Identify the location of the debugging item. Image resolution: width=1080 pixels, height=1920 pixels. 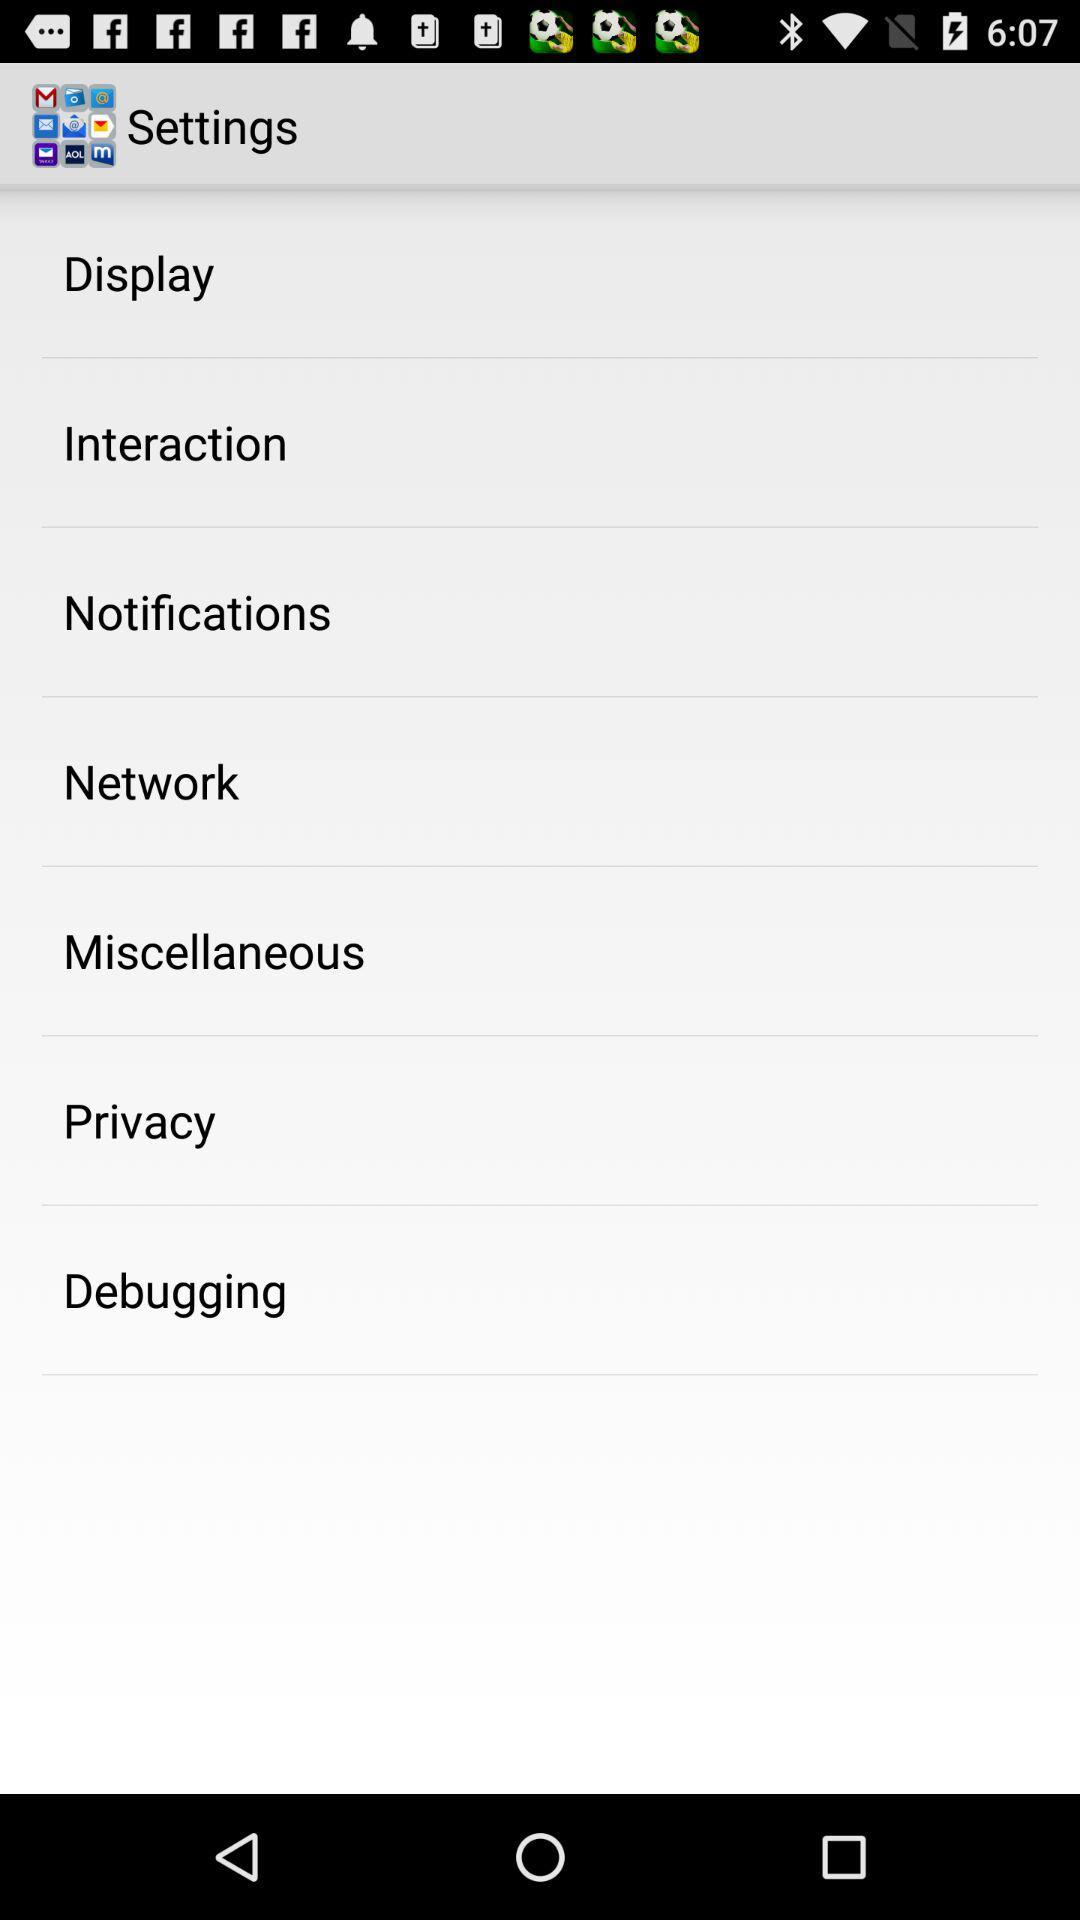
(174, 1289).